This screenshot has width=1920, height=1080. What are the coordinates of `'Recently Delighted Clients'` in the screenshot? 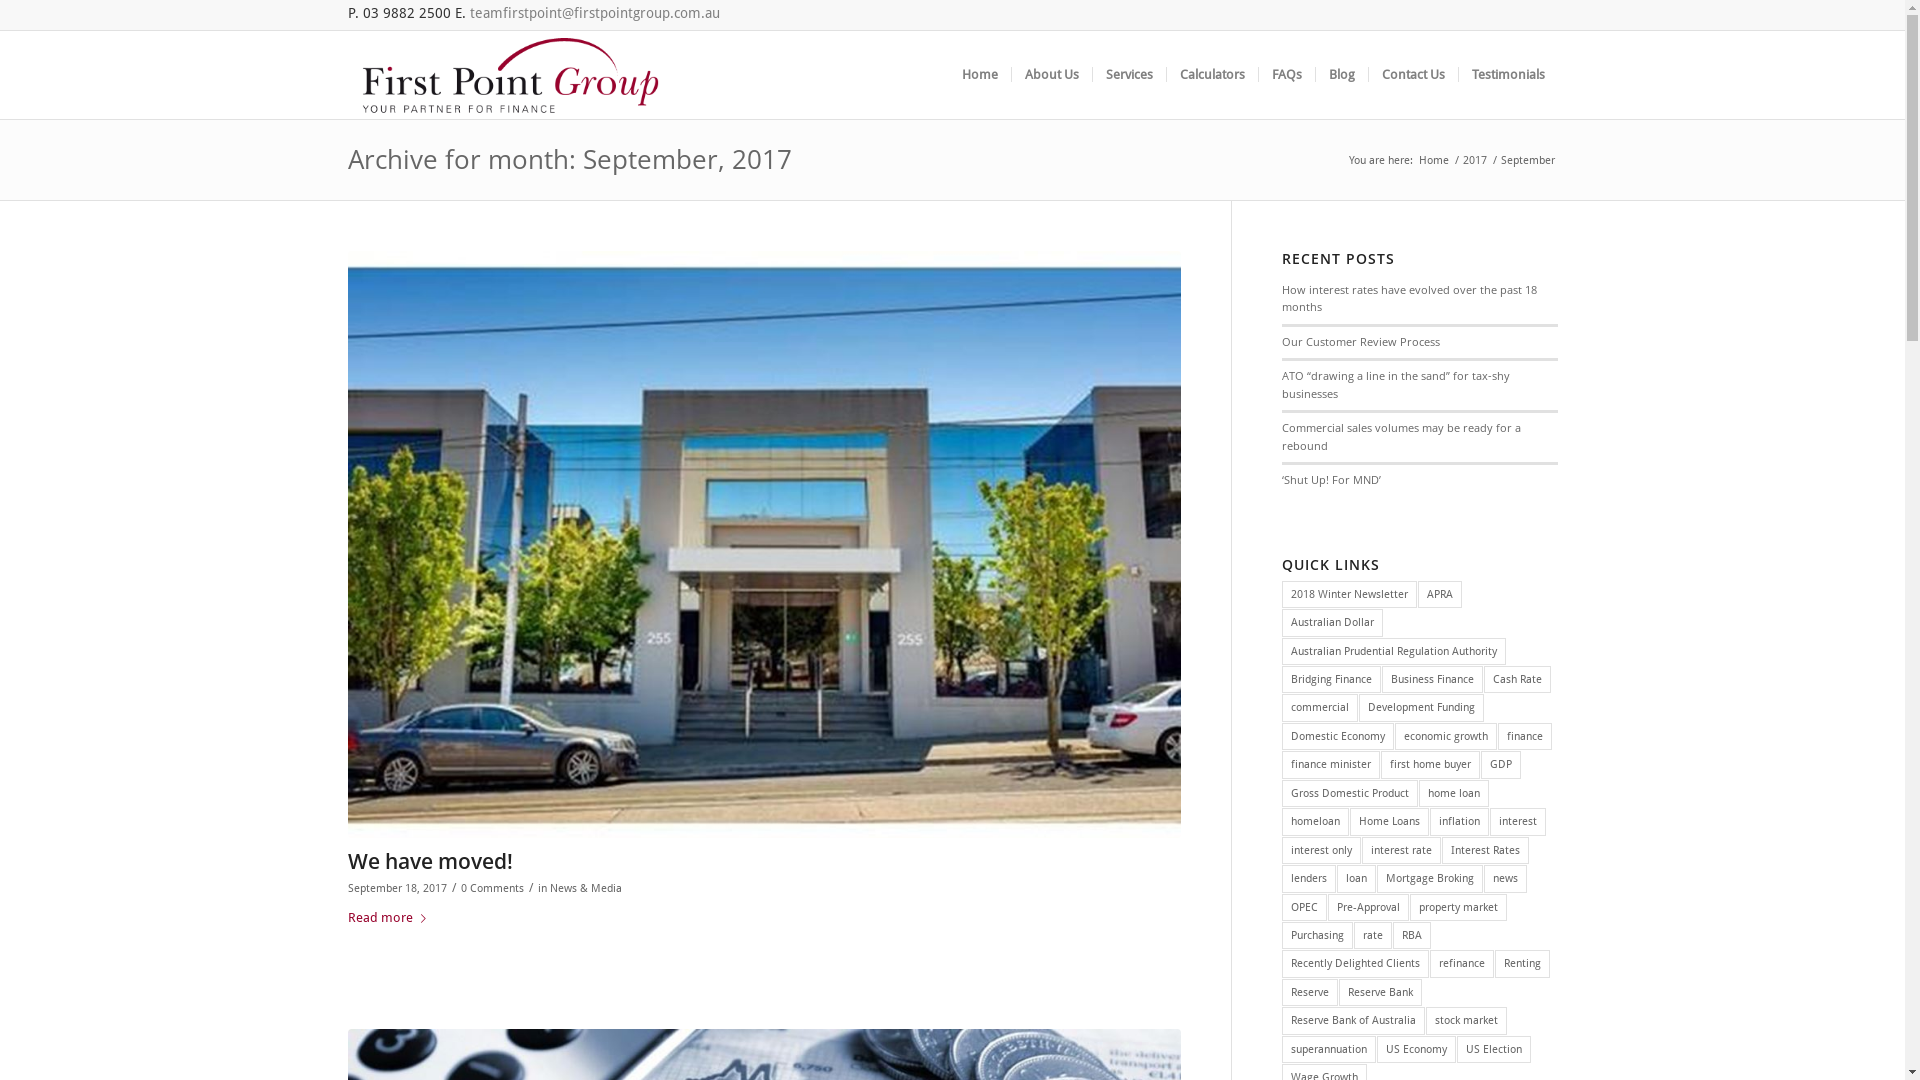 It's located at (1355, 962).